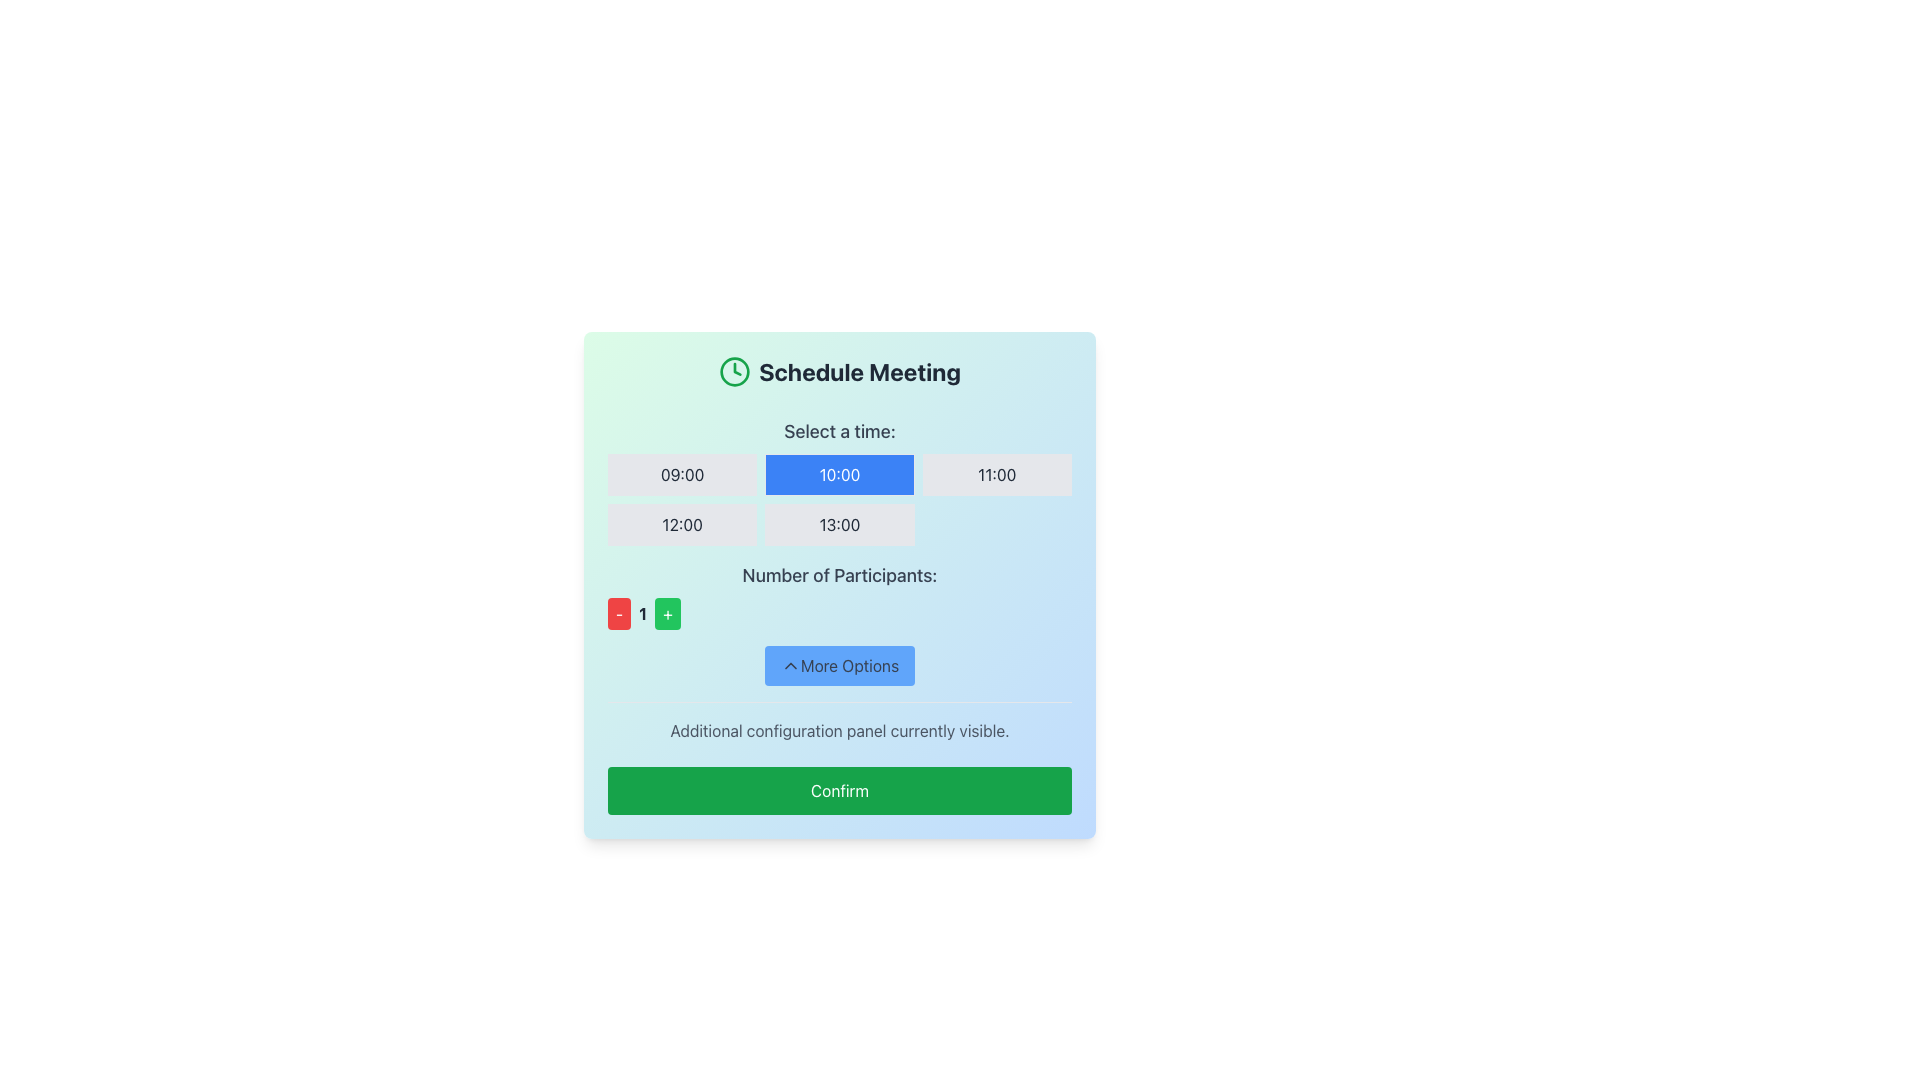 This screenshot has width=1920, height=1080. I want to click on the static text label displaying 'Additional configuration panel currently visible.' which is located above the 'Confirm' button and below the 'More Options' button in the dialog interface, so click(840, 722).